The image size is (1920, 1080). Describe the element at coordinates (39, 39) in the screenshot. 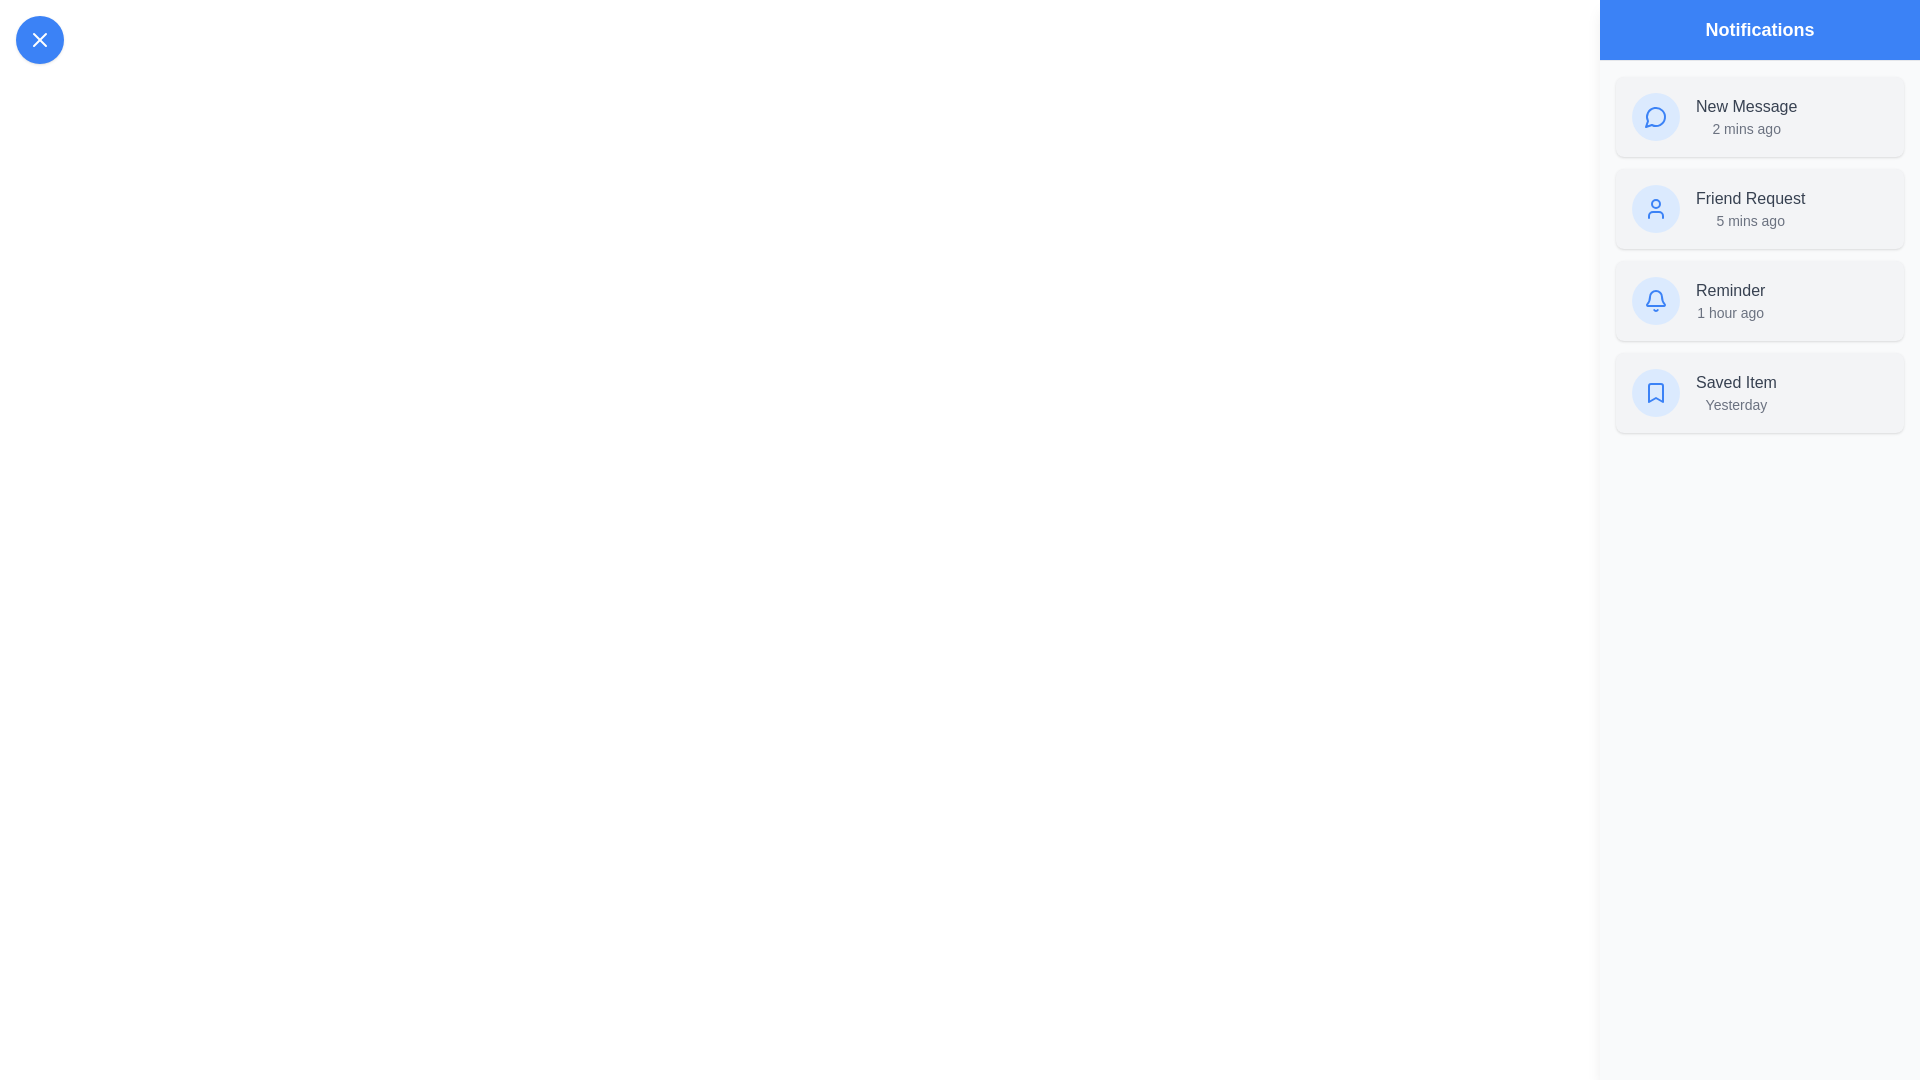

I see `the toggle button to change the visibility of the notification drawer` at that location.